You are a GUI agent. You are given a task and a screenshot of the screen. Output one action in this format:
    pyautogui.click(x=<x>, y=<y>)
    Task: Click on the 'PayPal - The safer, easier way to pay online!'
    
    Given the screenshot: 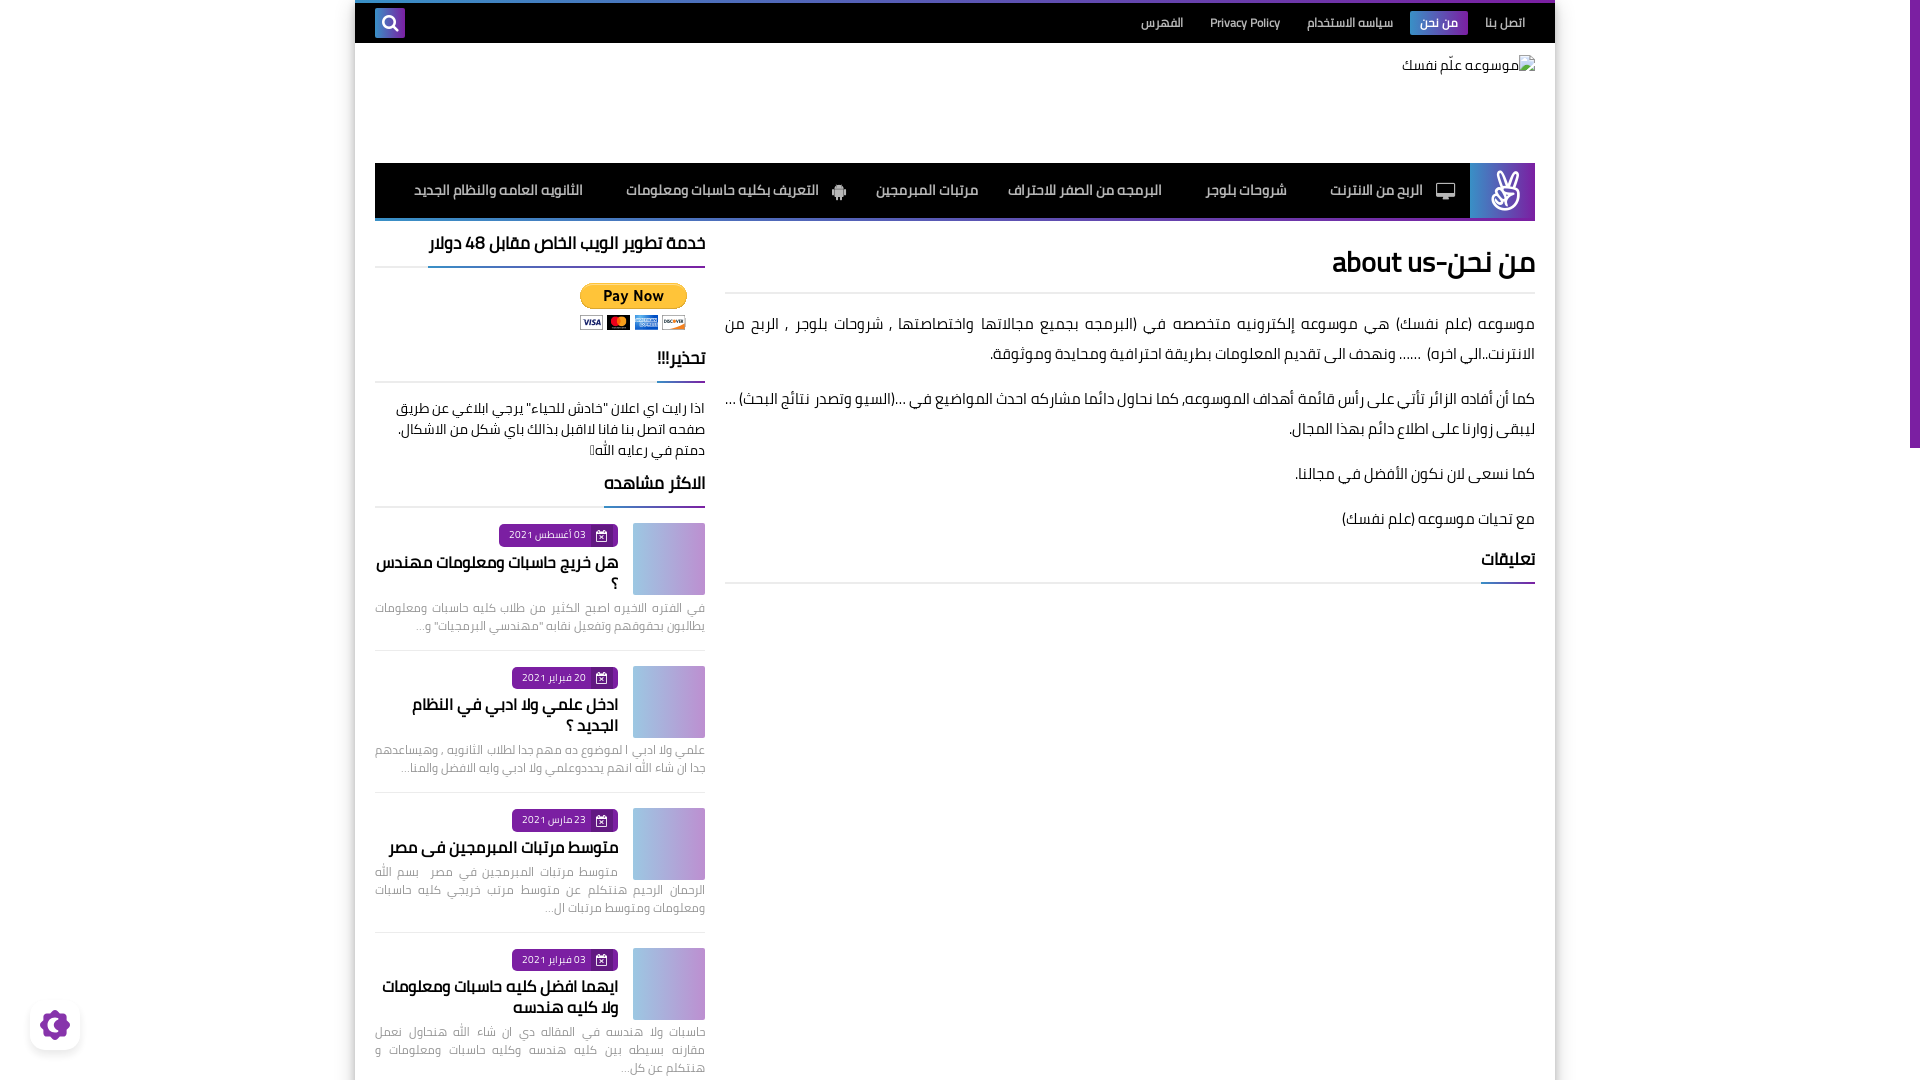 What is the action you would take?
    pyautogui.click(x=632, y=306)
    